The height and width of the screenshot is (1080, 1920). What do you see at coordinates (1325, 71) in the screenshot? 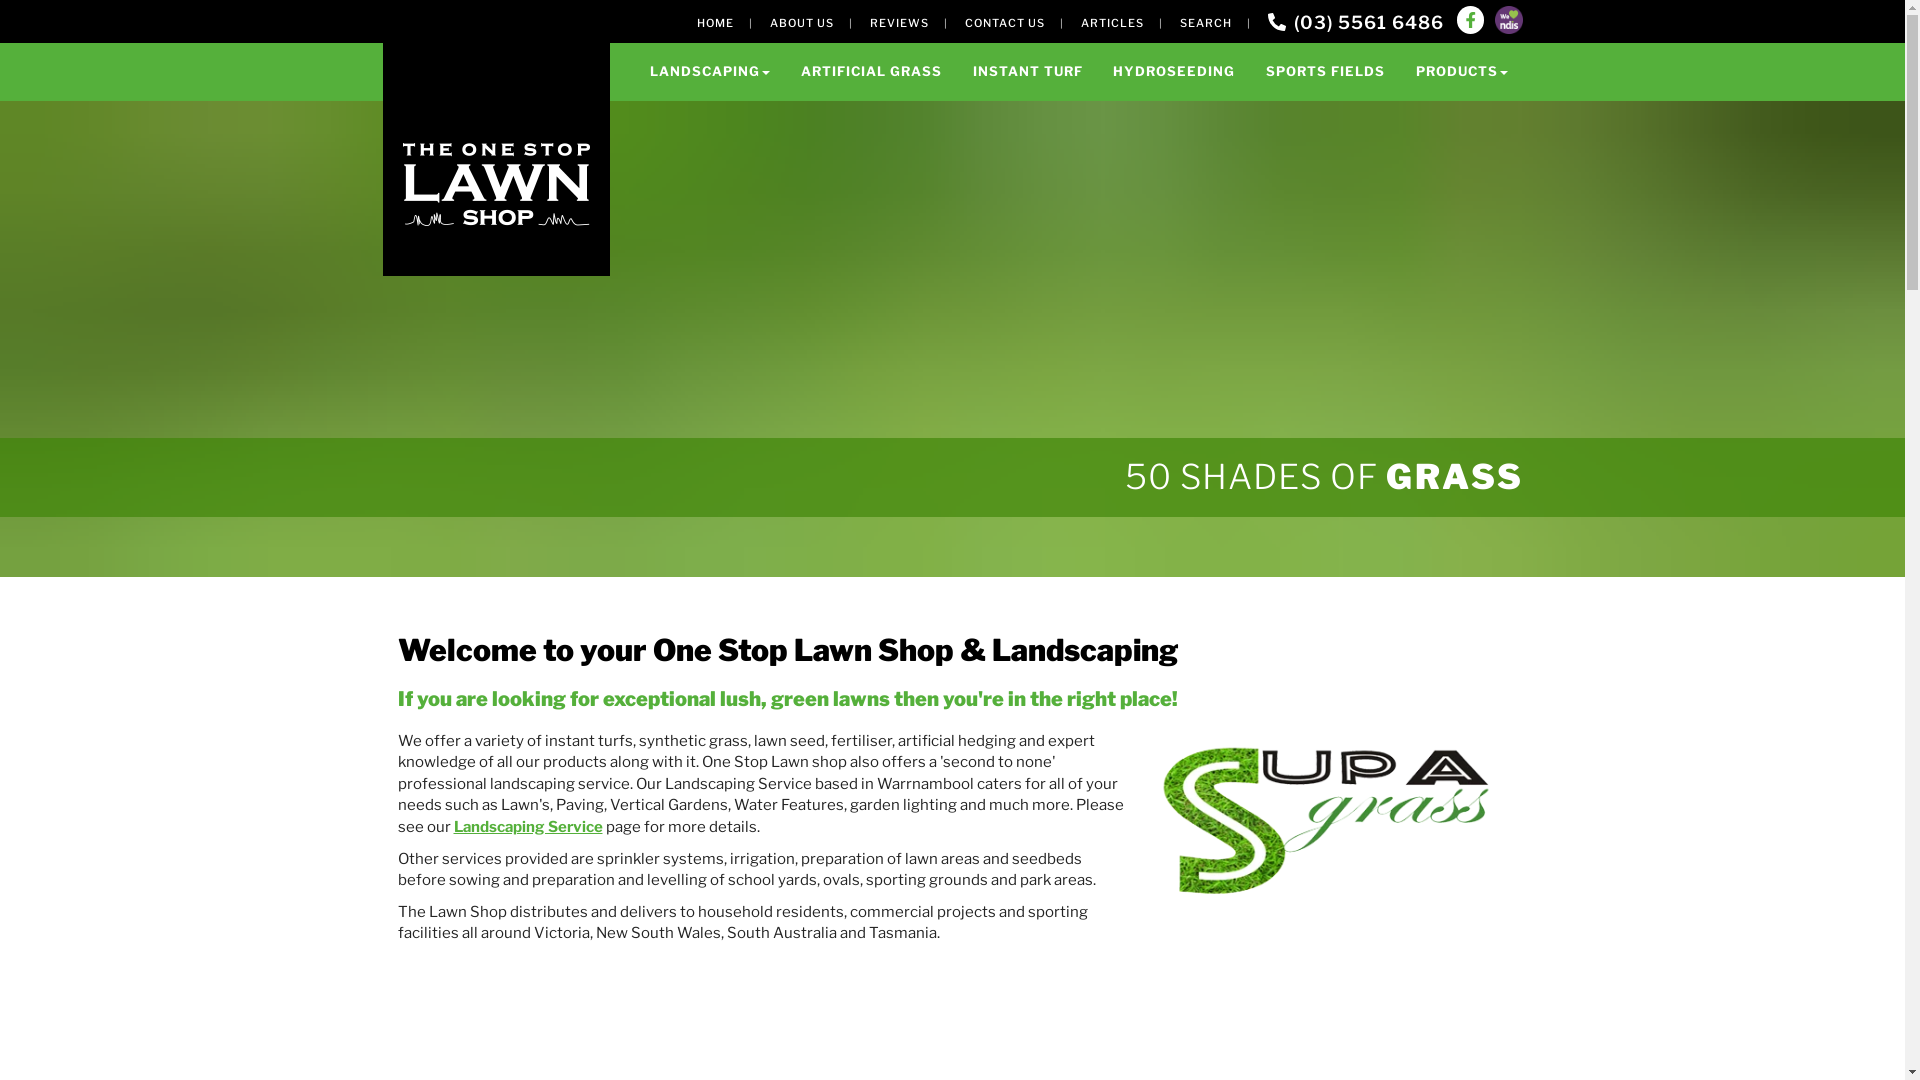
I see `'SPORTS FIELDS'` at bounding box center [1325, 71].